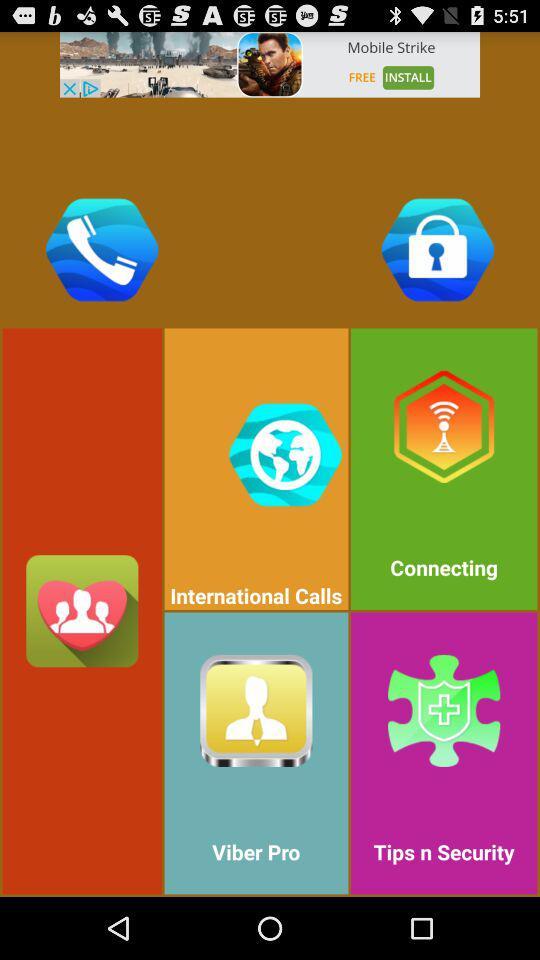 The width and height of the screenshot is (540, 960). Describe the element at coordinates (436, 248) in the screenshot. I see `the lock icon` at that location.